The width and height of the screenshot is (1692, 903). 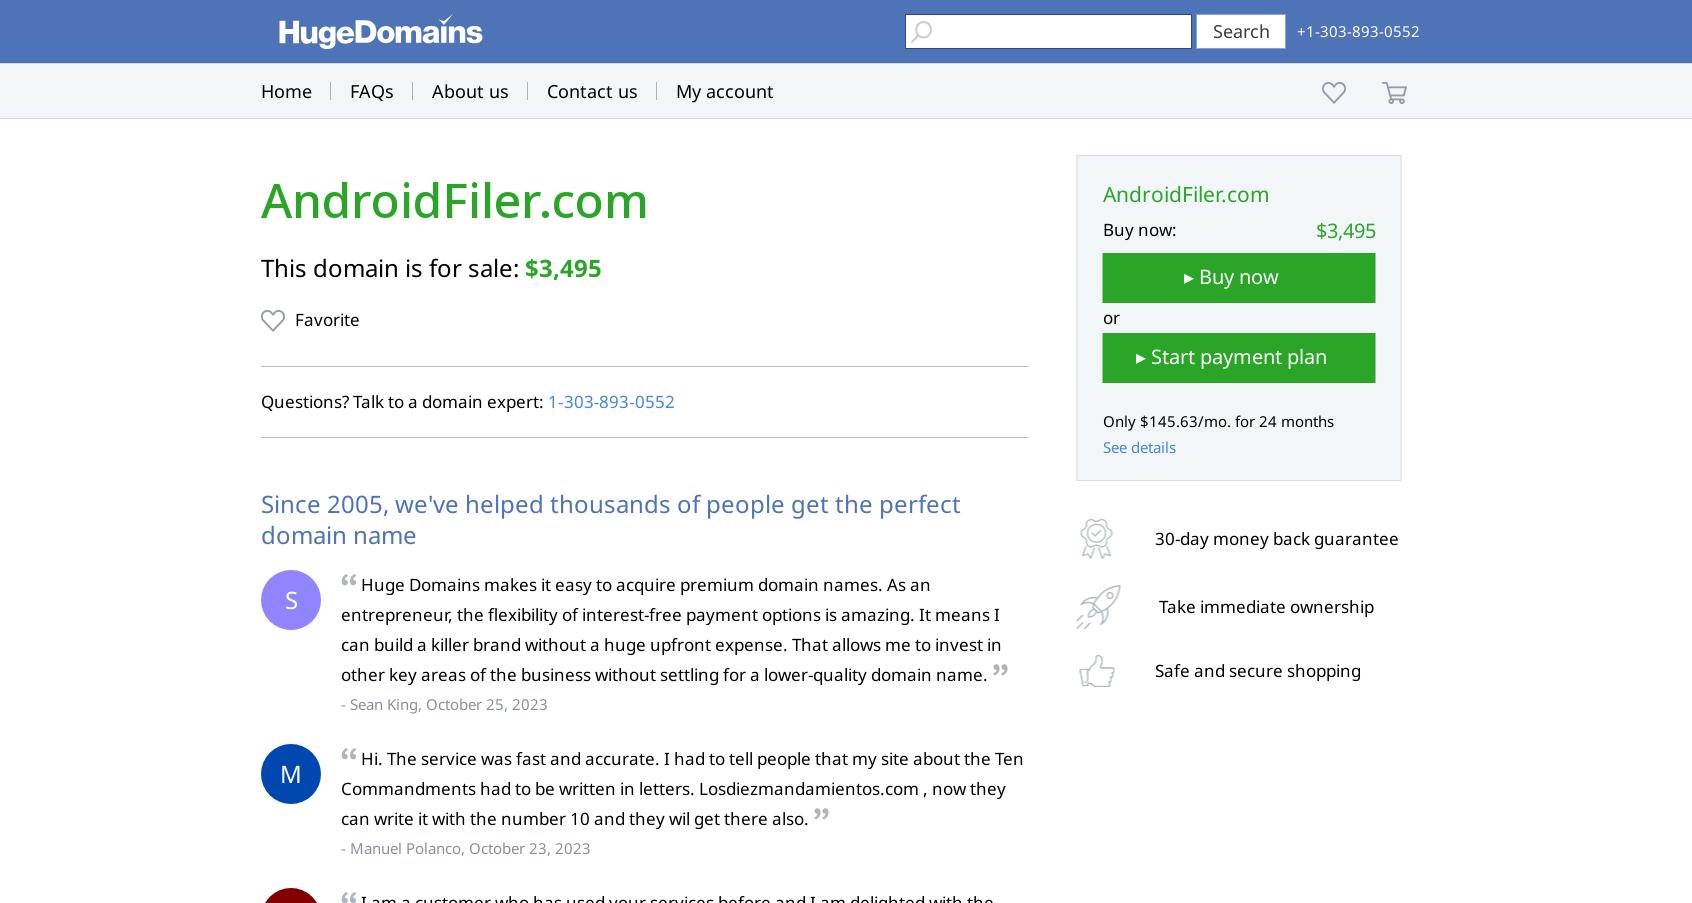 What do you see at coordinates (453, 200) in the screenshot?
I see `'AndroidFiler.com'` at bounding box center [453, 200].